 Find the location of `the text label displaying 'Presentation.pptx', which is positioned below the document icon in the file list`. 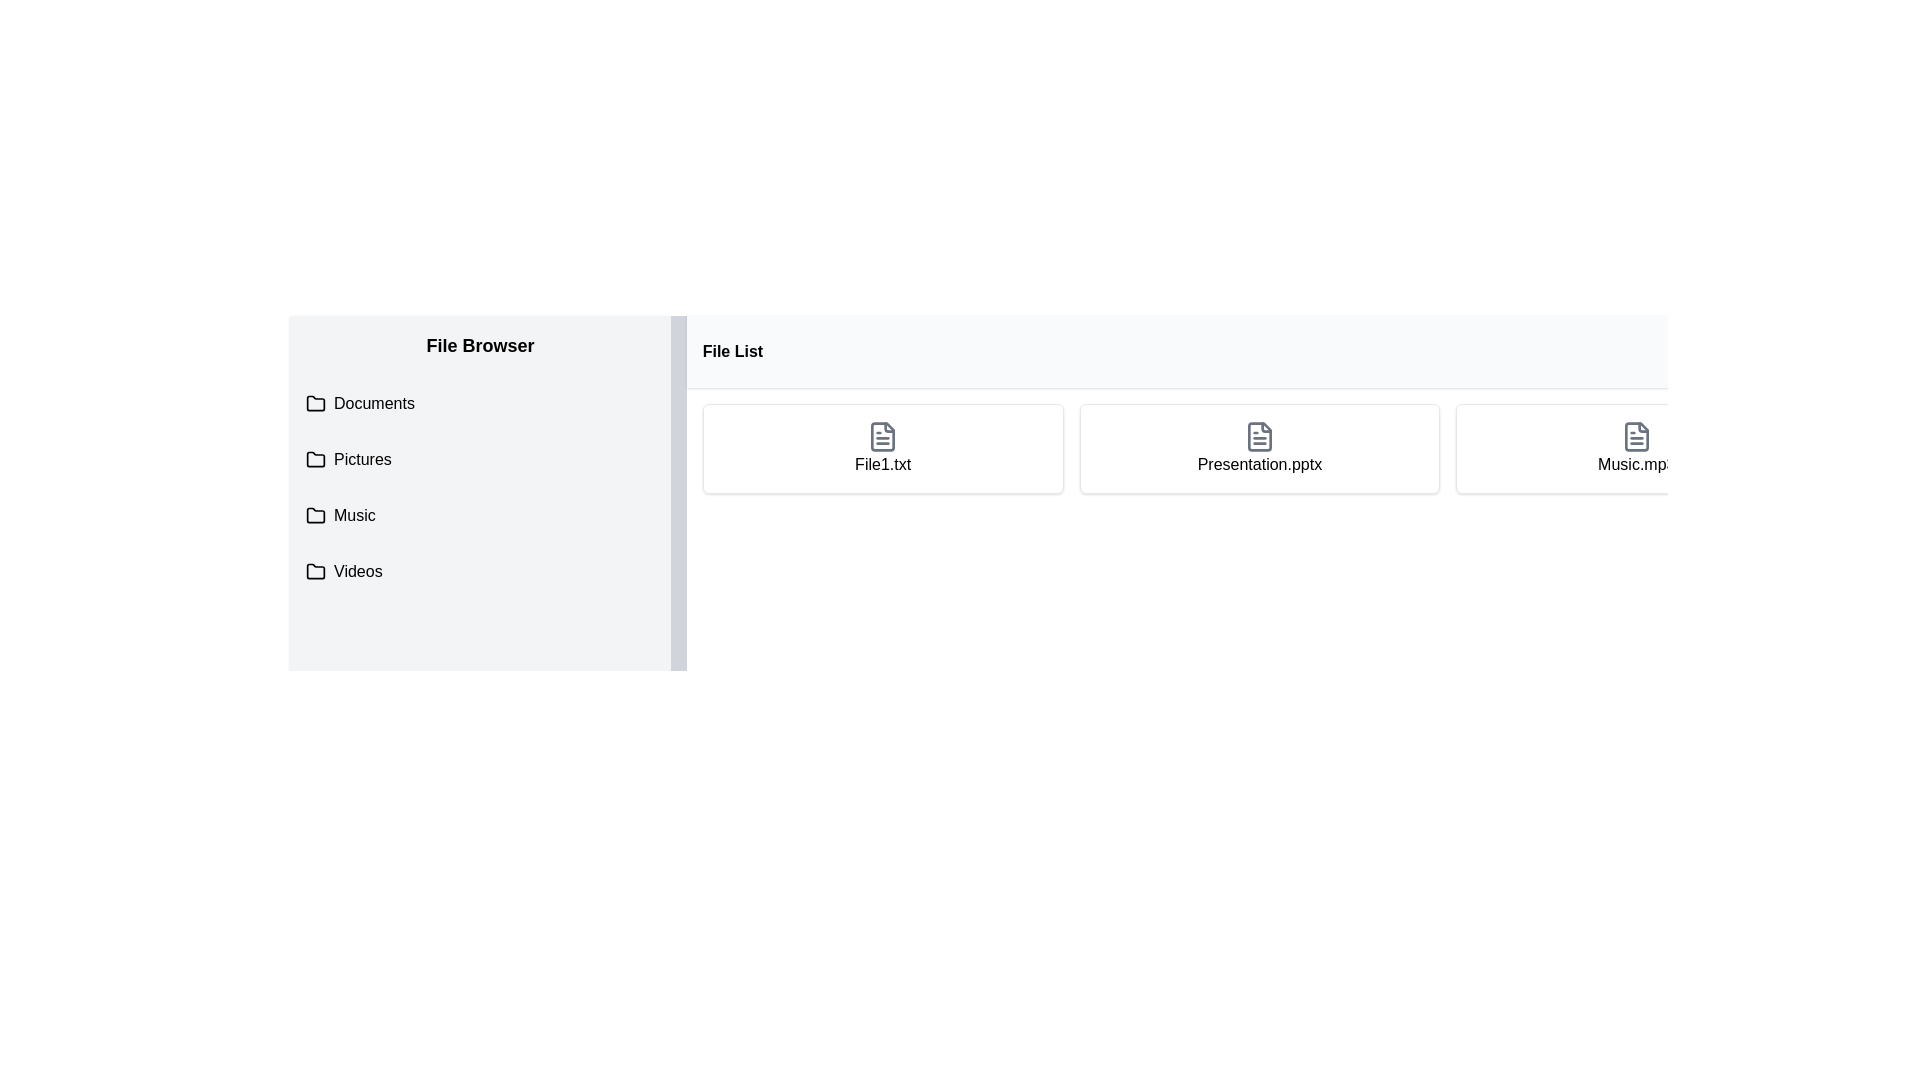

the text label displaying 'Presentation.pptx', which is positioned below the document icon in the file list is located at coordinates (1258, 465).